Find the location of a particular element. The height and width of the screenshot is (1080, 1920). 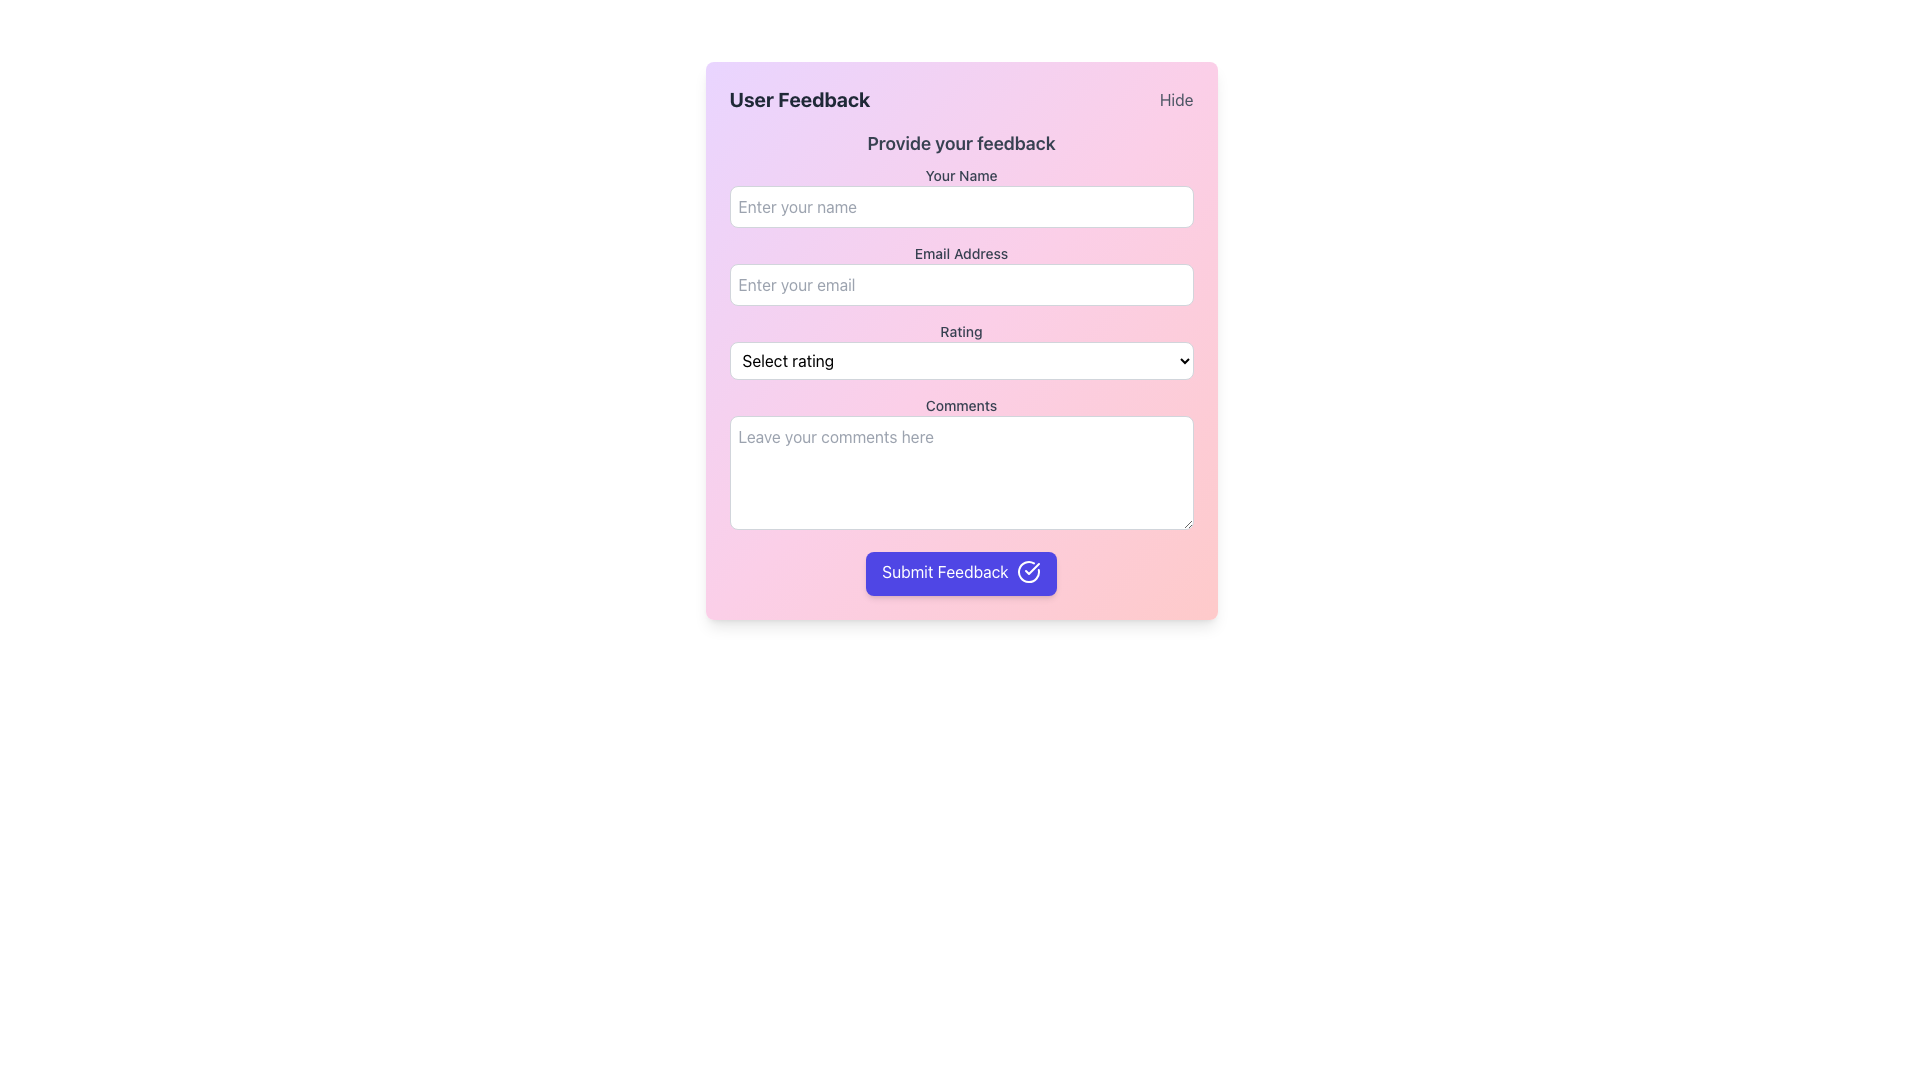

the label that describes the purpose of the text input field for entering the user's name, located near the top of the feedback form below the section heading 'Provide your feedback' is located at coordinates (961, 175).